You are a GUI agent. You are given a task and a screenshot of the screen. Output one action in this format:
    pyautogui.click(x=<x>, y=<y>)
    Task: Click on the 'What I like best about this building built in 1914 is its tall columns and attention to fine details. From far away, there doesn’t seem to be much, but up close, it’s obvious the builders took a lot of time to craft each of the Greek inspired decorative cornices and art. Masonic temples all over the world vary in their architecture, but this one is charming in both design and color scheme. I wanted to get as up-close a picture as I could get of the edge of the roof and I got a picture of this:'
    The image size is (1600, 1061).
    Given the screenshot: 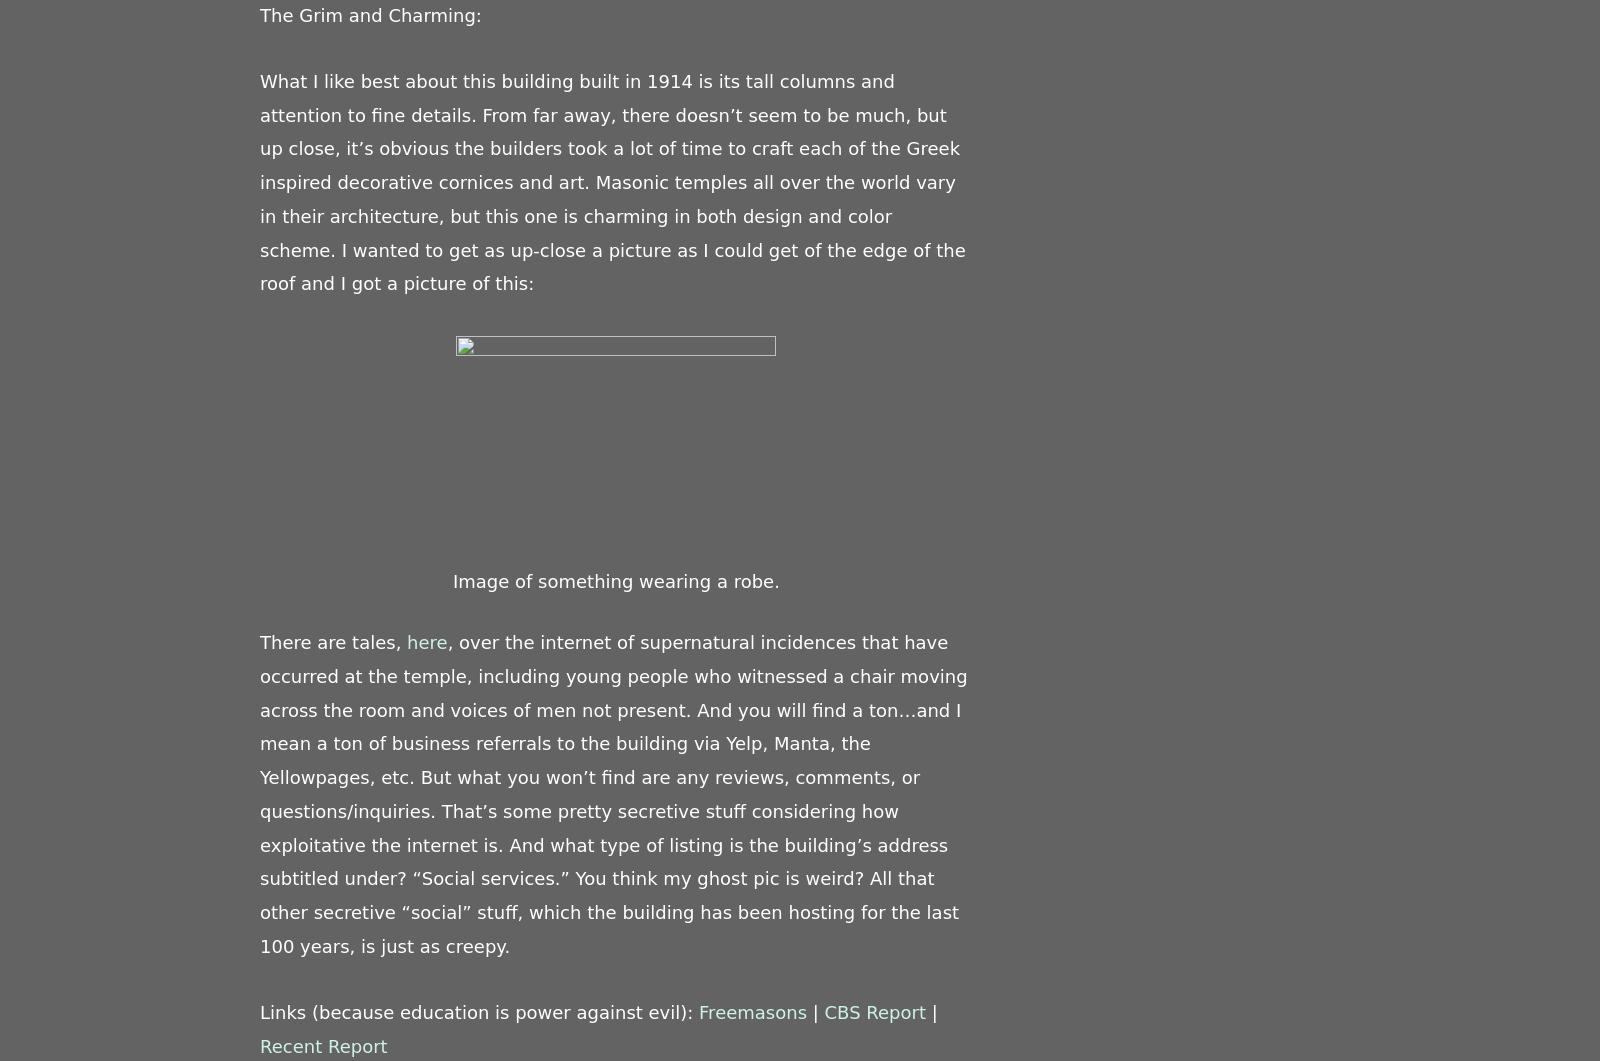 What is the action you would take?
    pyautogui.click(x=612, y=180)
    